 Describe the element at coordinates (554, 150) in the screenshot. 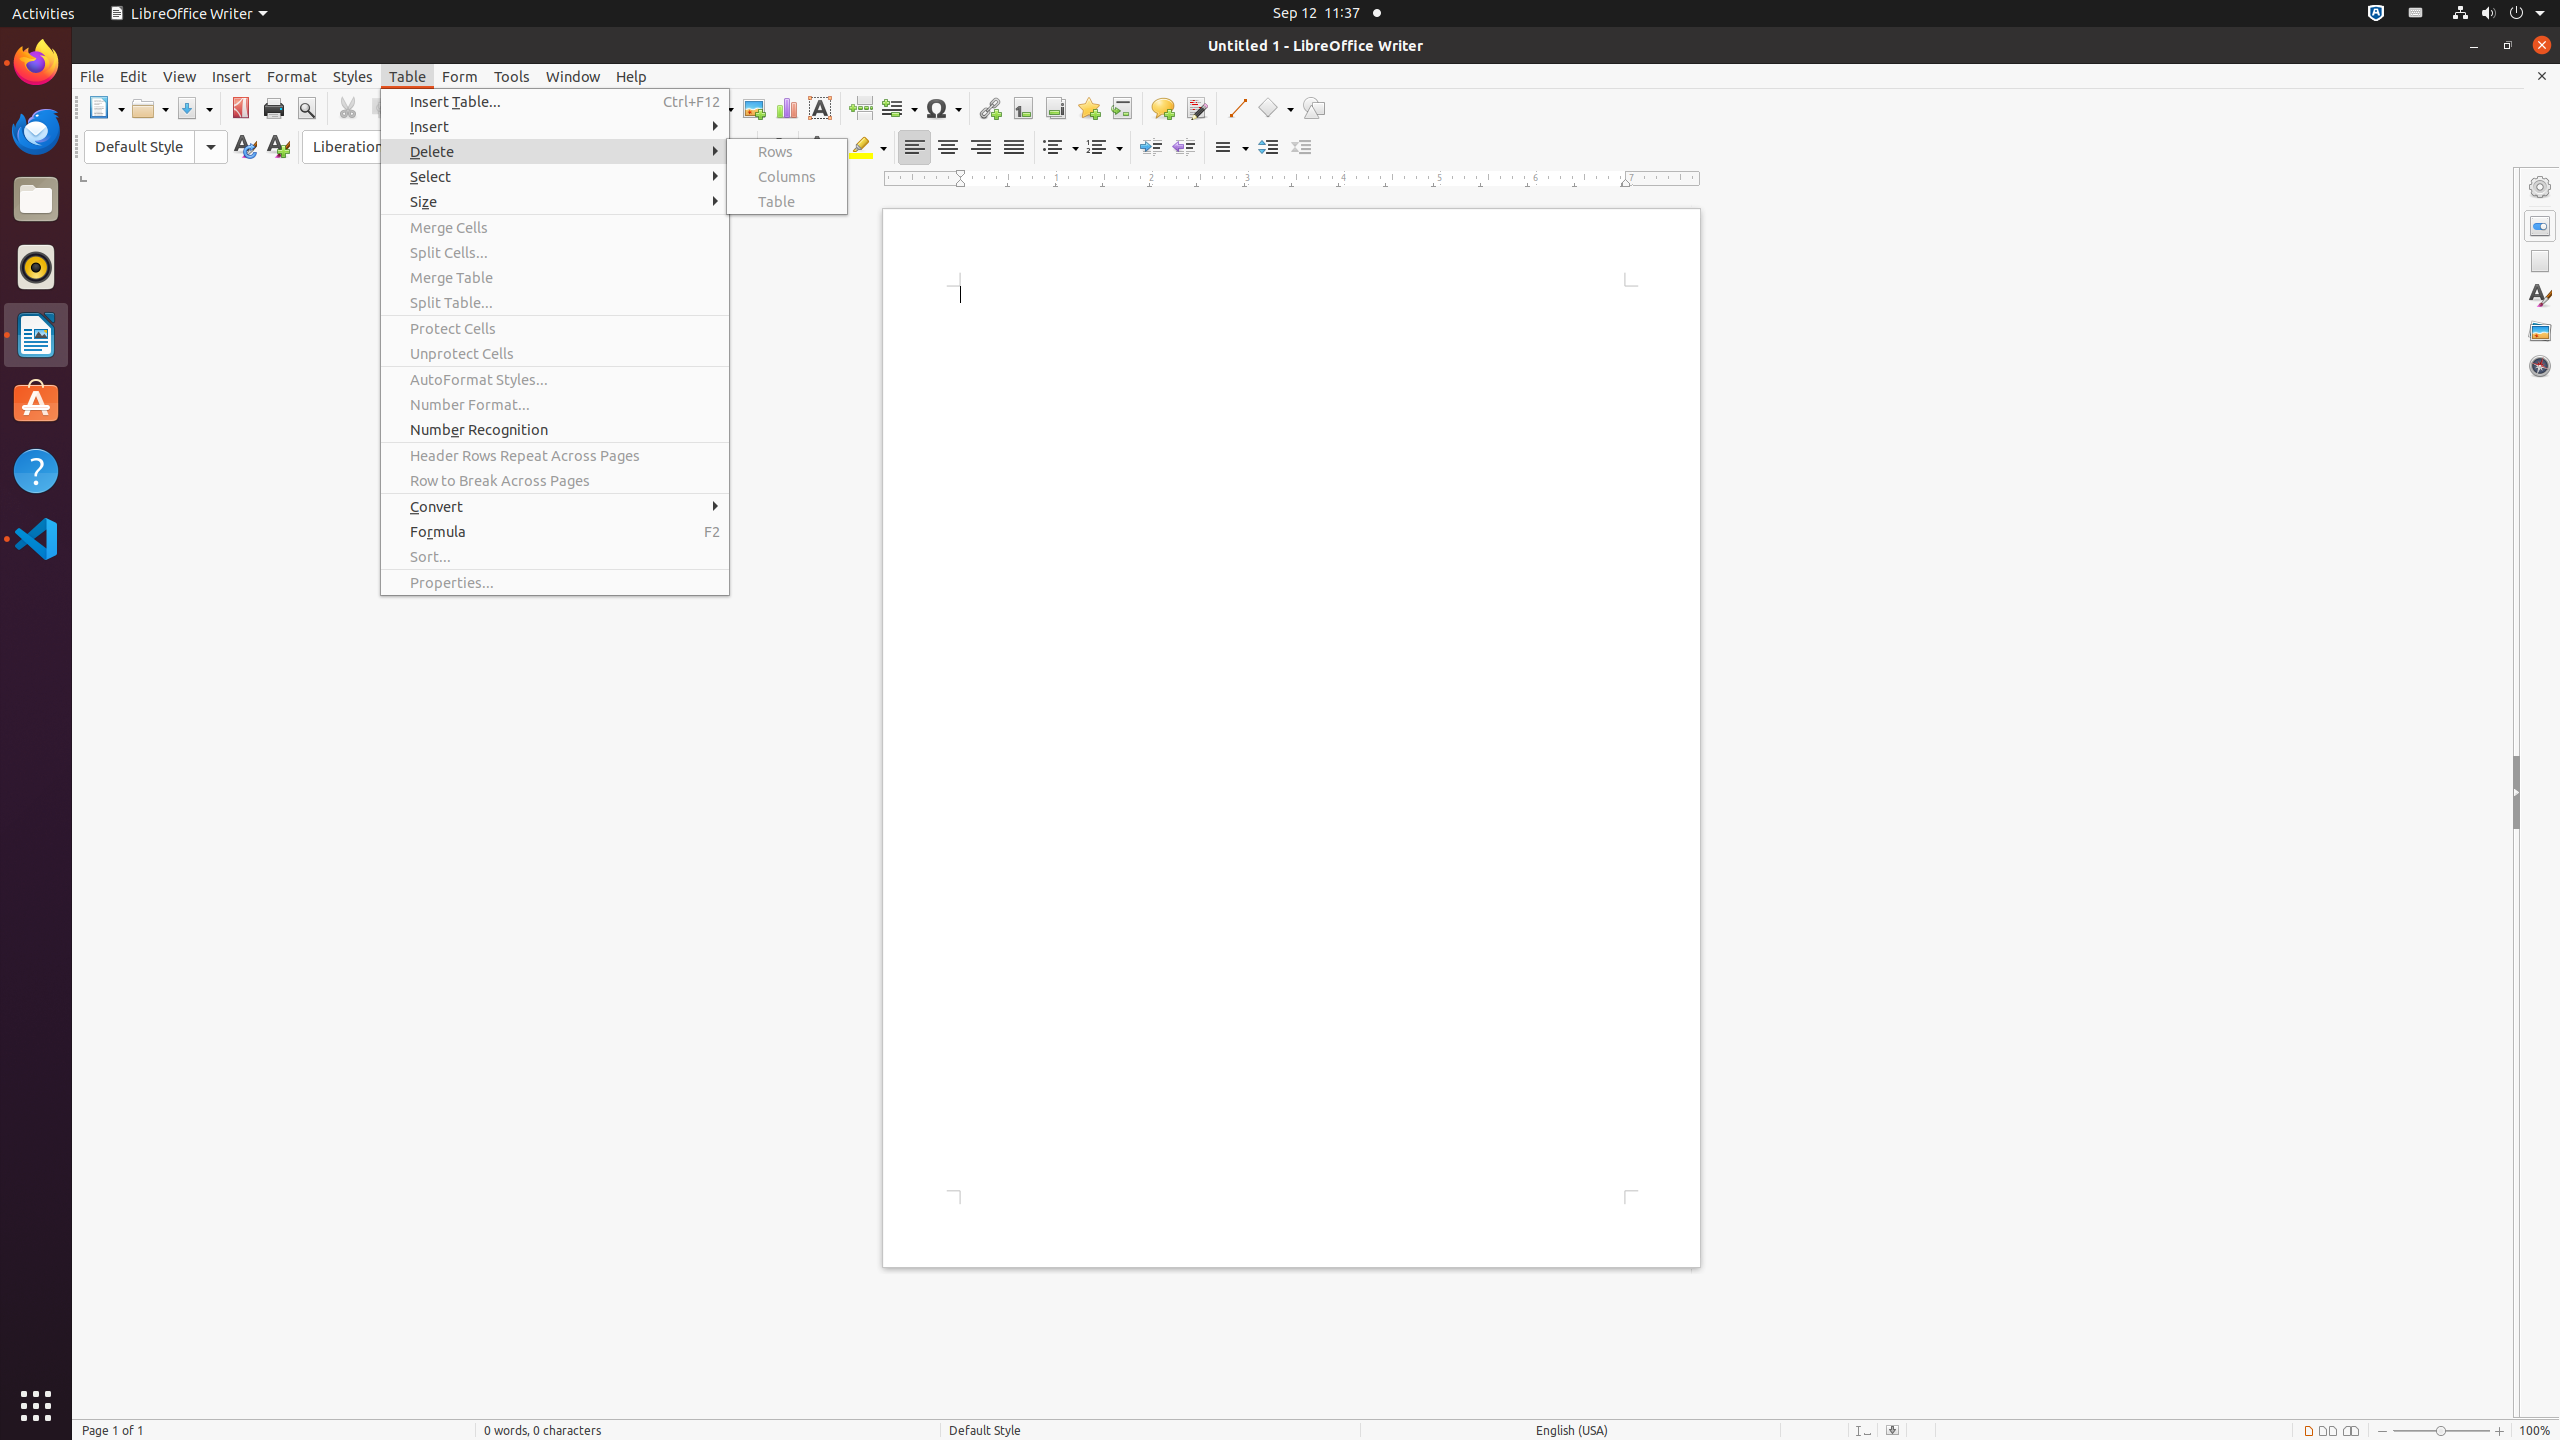

I see `'Delete'` at that location.